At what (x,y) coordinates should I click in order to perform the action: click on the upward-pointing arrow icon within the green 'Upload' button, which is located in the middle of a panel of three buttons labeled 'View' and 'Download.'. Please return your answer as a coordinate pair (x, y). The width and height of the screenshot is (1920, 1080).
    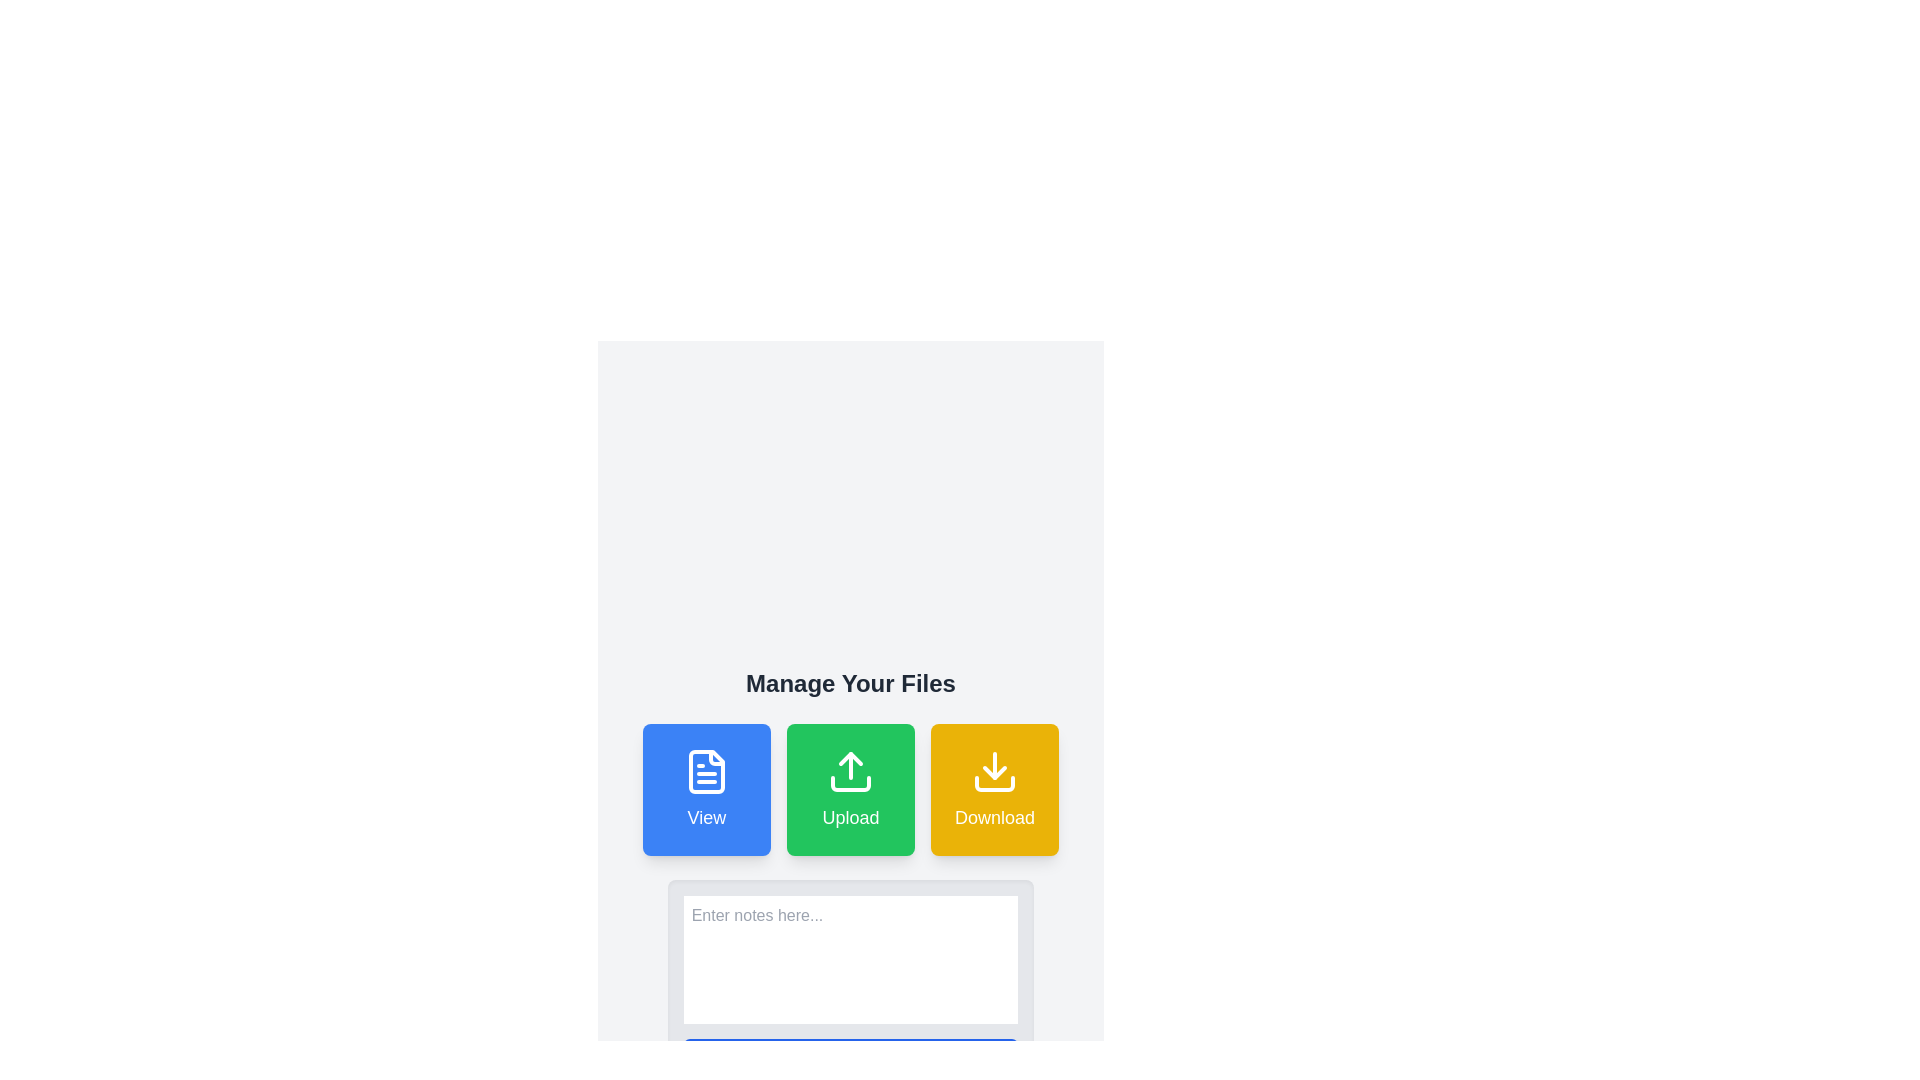
    Looking at the image, I should click on (850, 758).